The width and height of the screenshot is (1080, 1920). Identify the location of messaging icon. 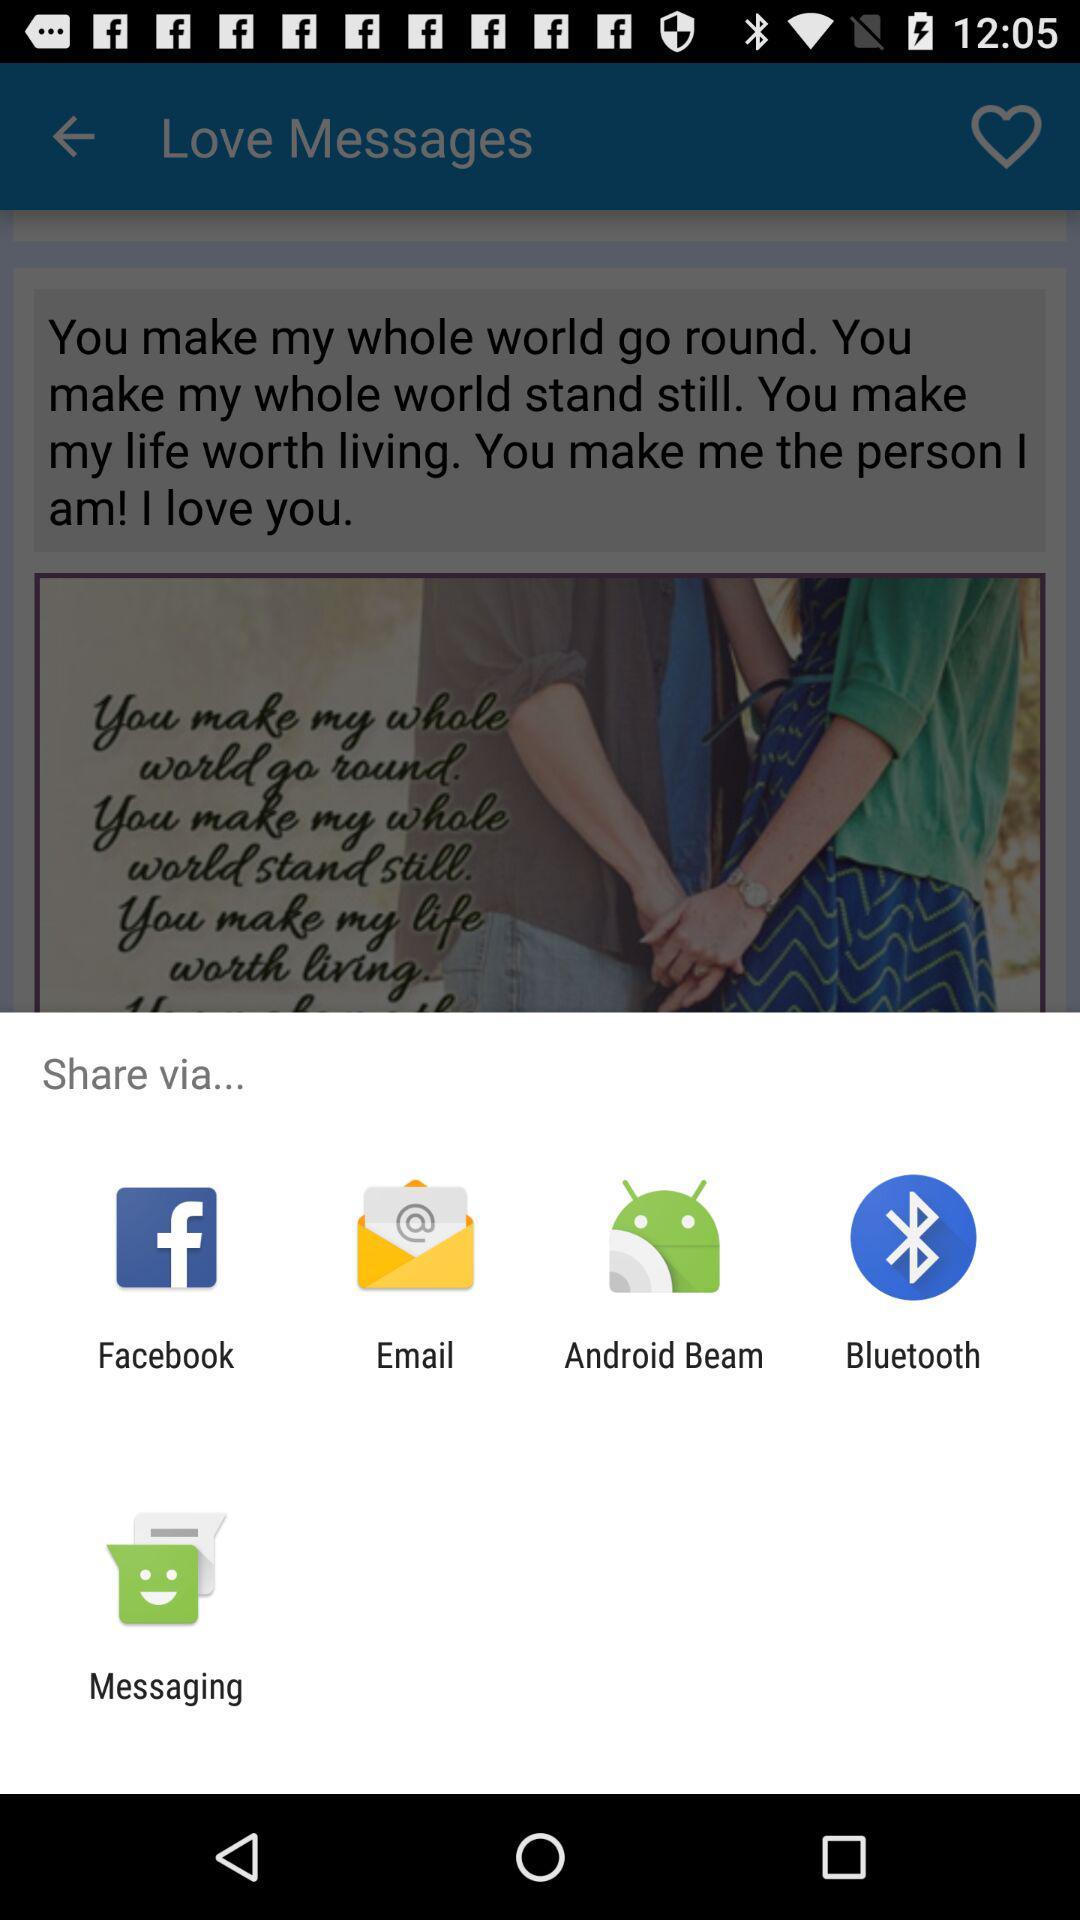
(165, 1705).